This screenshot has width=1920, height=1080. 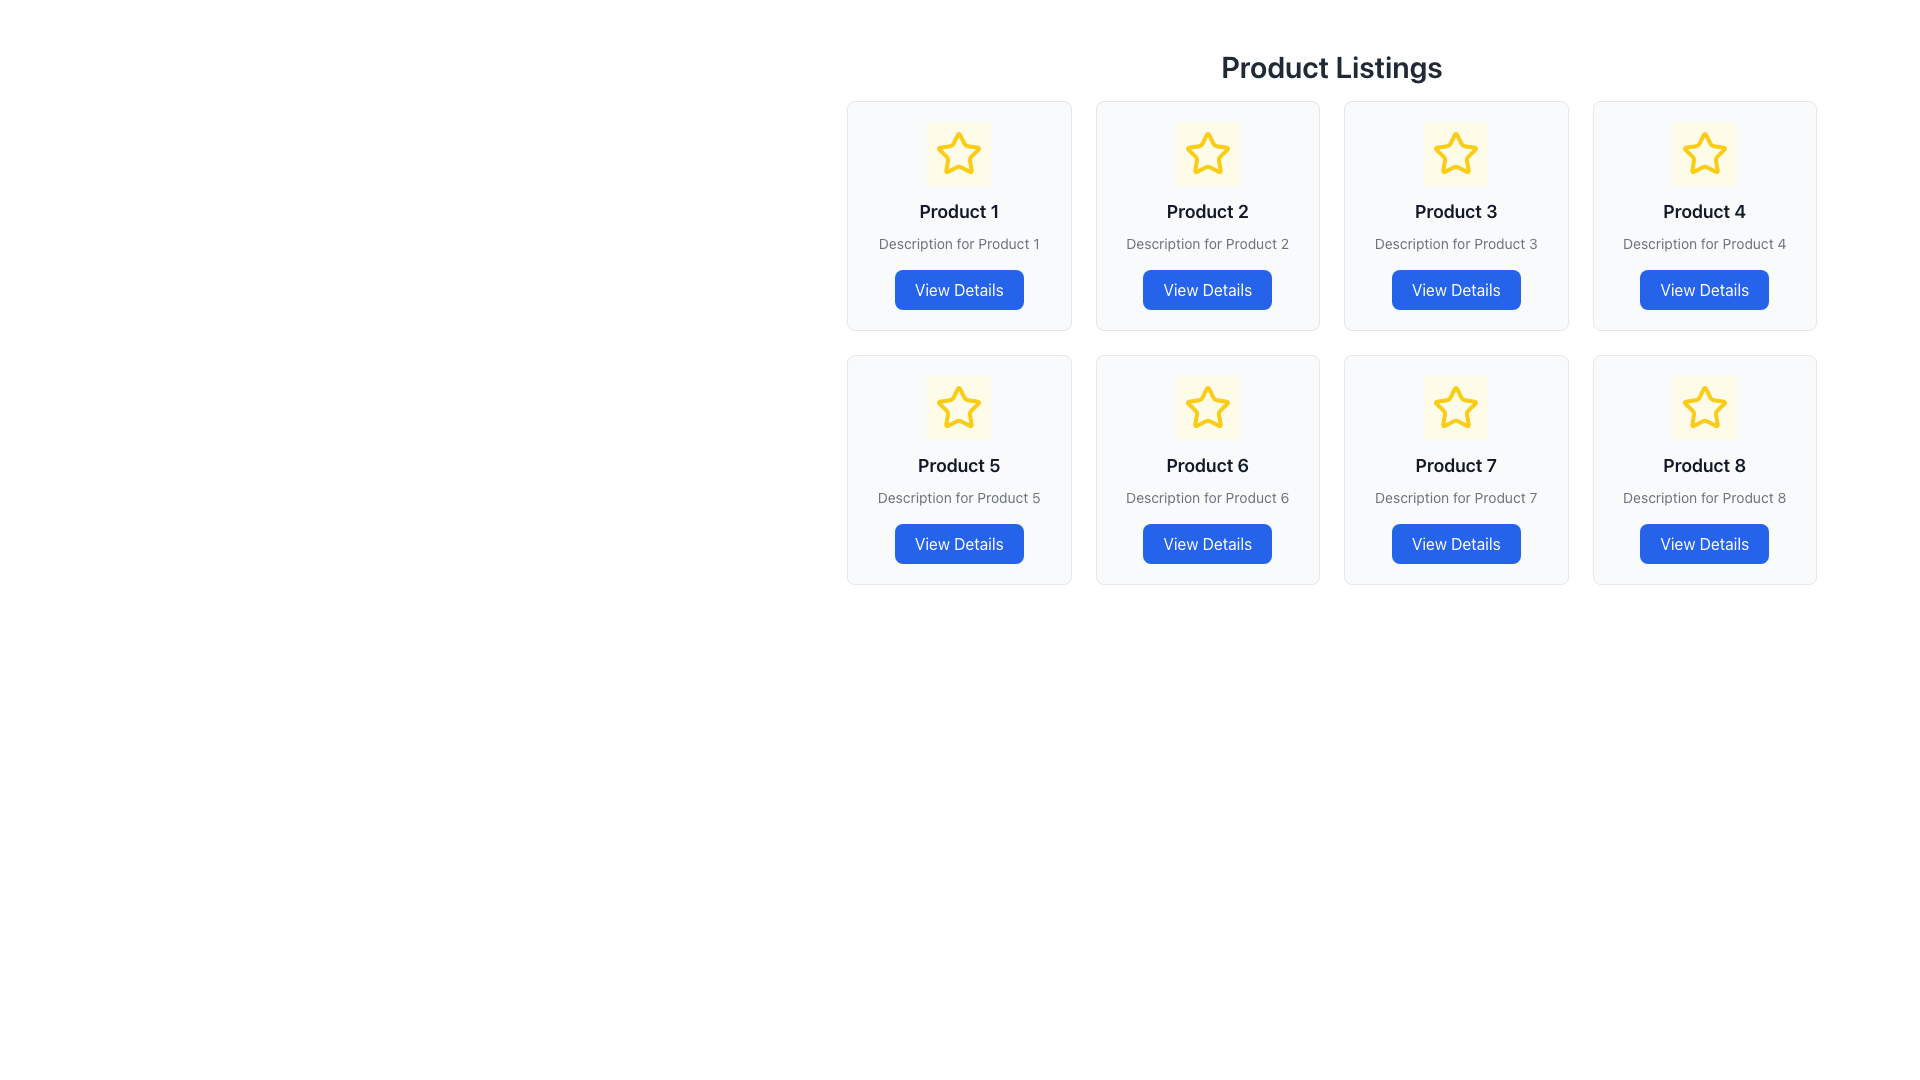 I want to click on description text of 'Product 8', which is the second text element located in the bottom-right corner of the last card in the grid layout, so click(x=1703, y=496).